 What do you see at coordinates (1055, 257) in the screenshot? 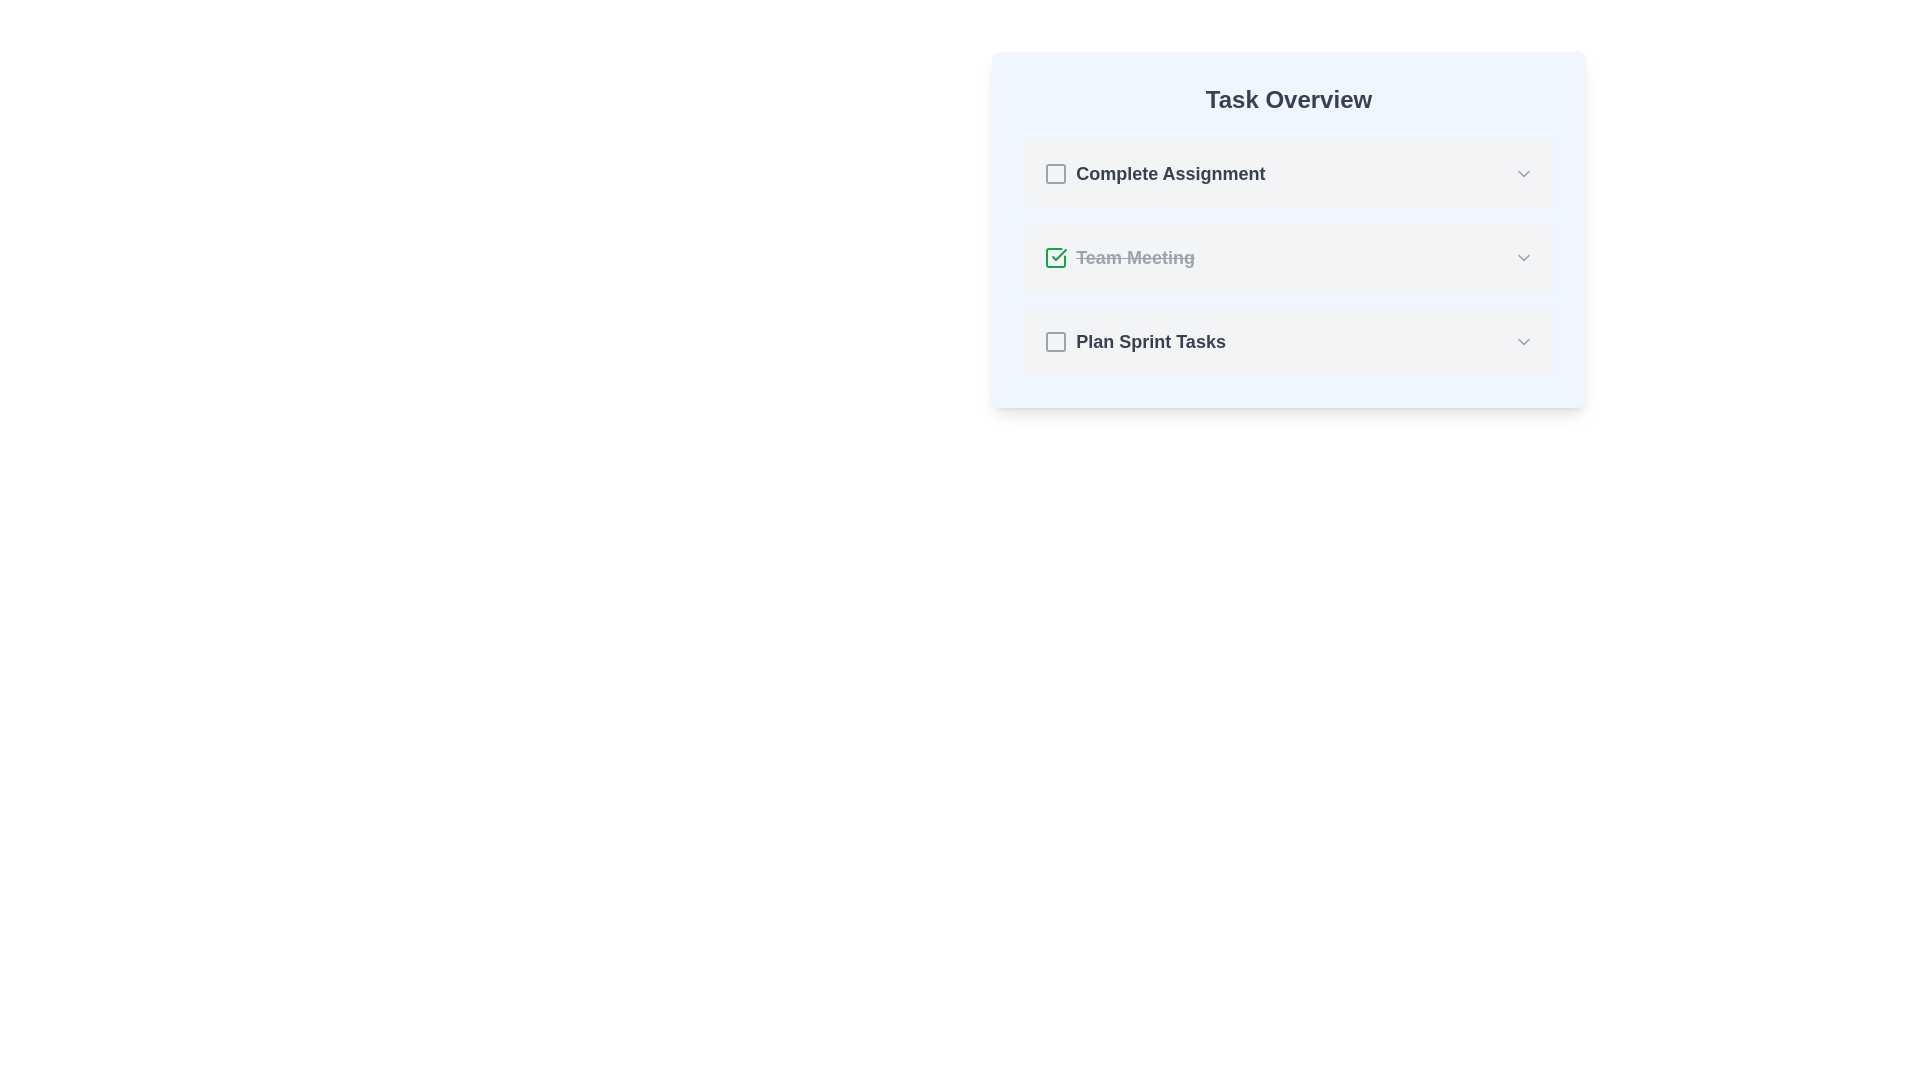
I see `the checkmark icon within a rounded square that indicates task completion for the 'Team Meeting' item in the task overview` at bounding box center [1055, 257].